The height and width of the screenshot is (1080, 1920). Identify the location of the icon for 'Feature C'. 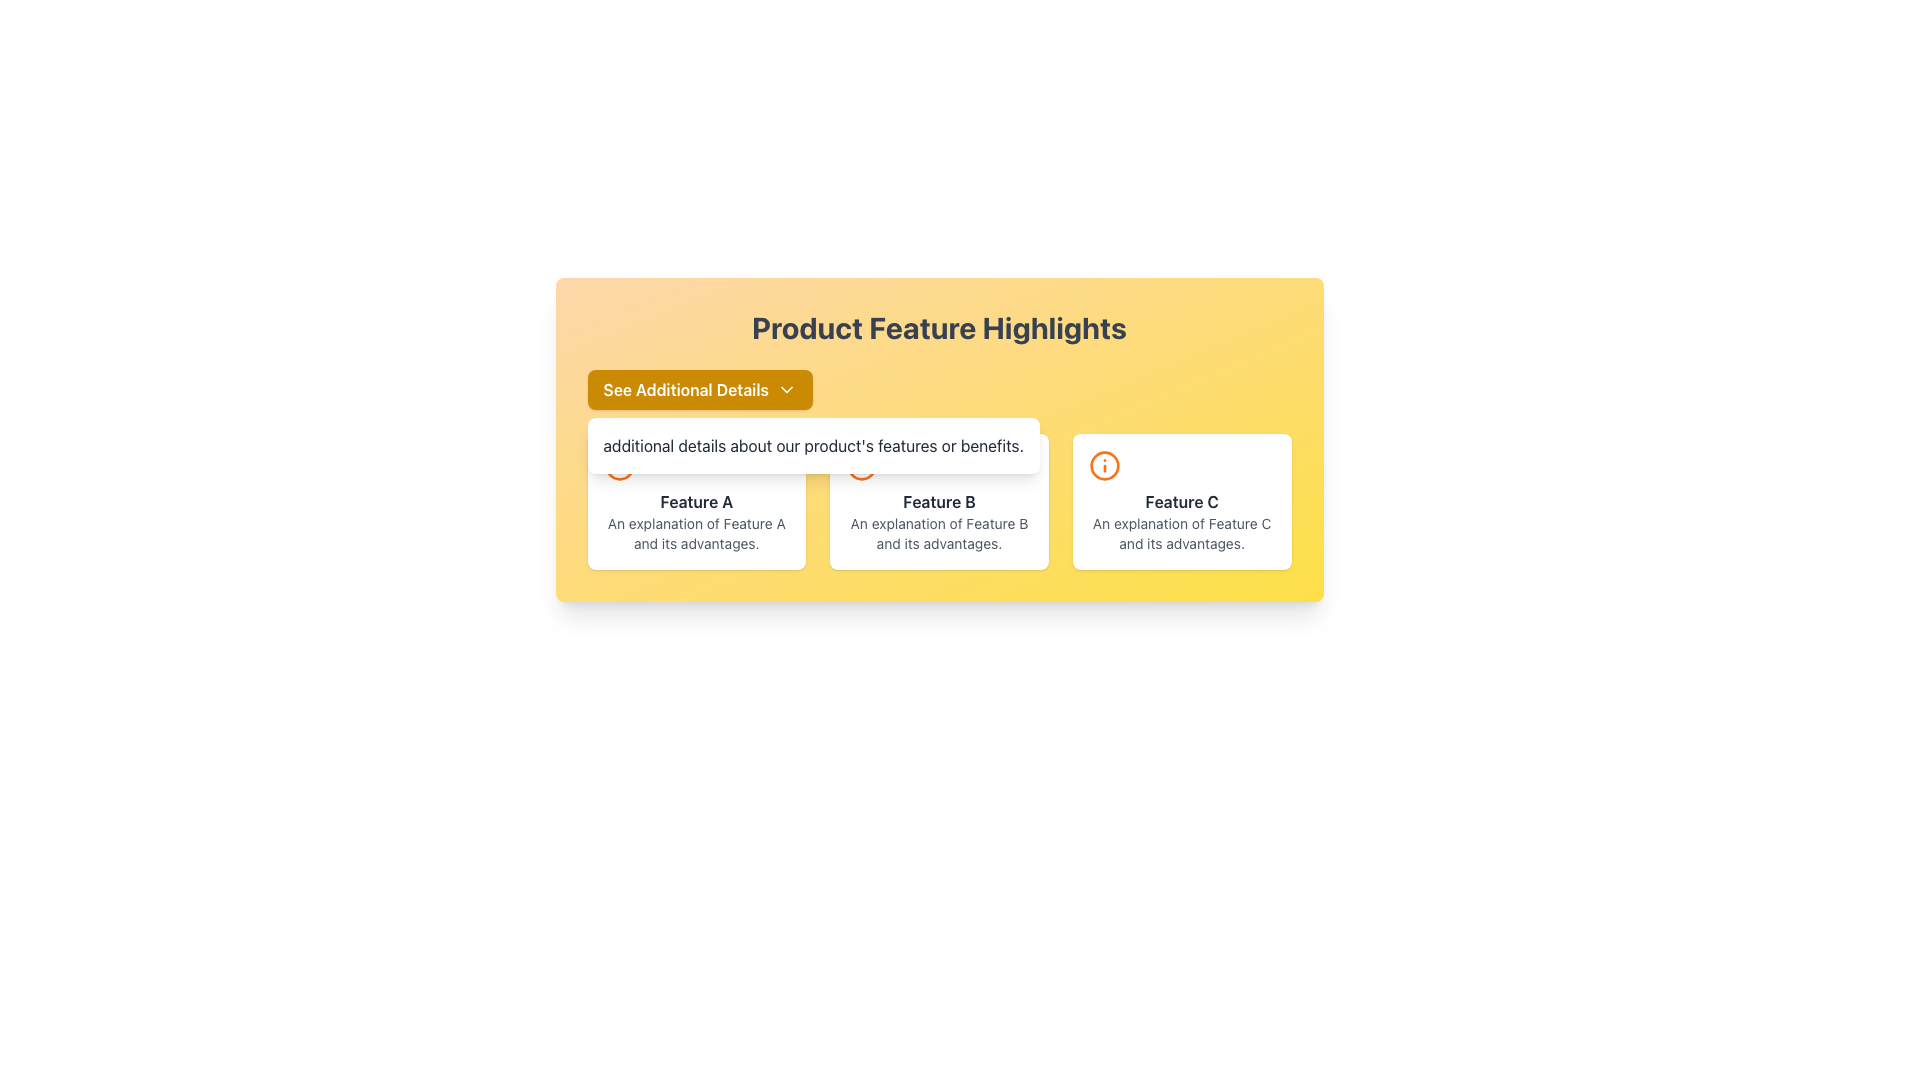
(1103, 466).